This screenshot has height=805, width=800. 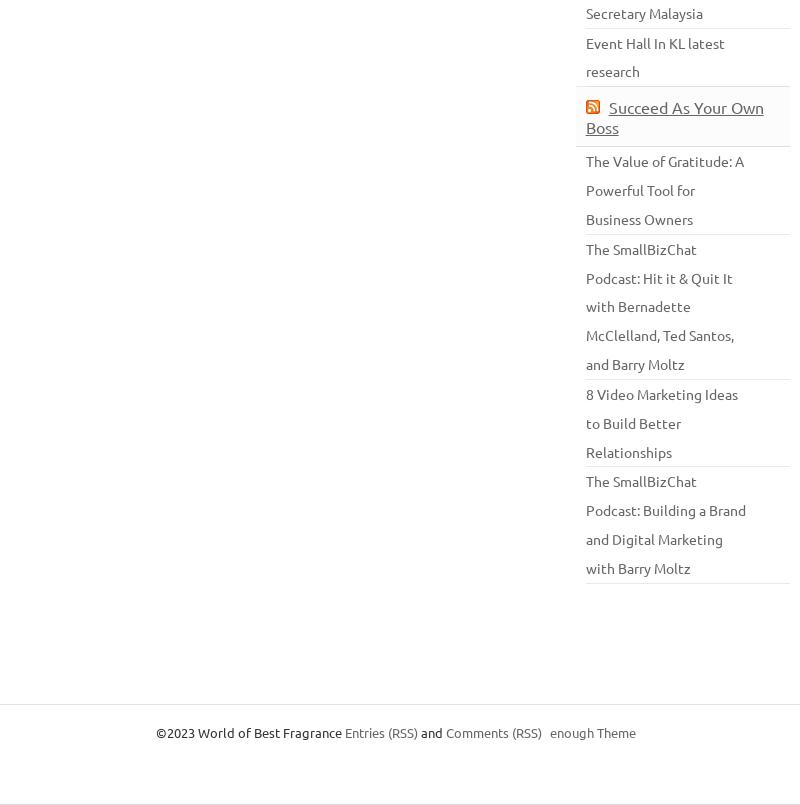 I want to click on 'L latest research', so click(x=654, y=56).